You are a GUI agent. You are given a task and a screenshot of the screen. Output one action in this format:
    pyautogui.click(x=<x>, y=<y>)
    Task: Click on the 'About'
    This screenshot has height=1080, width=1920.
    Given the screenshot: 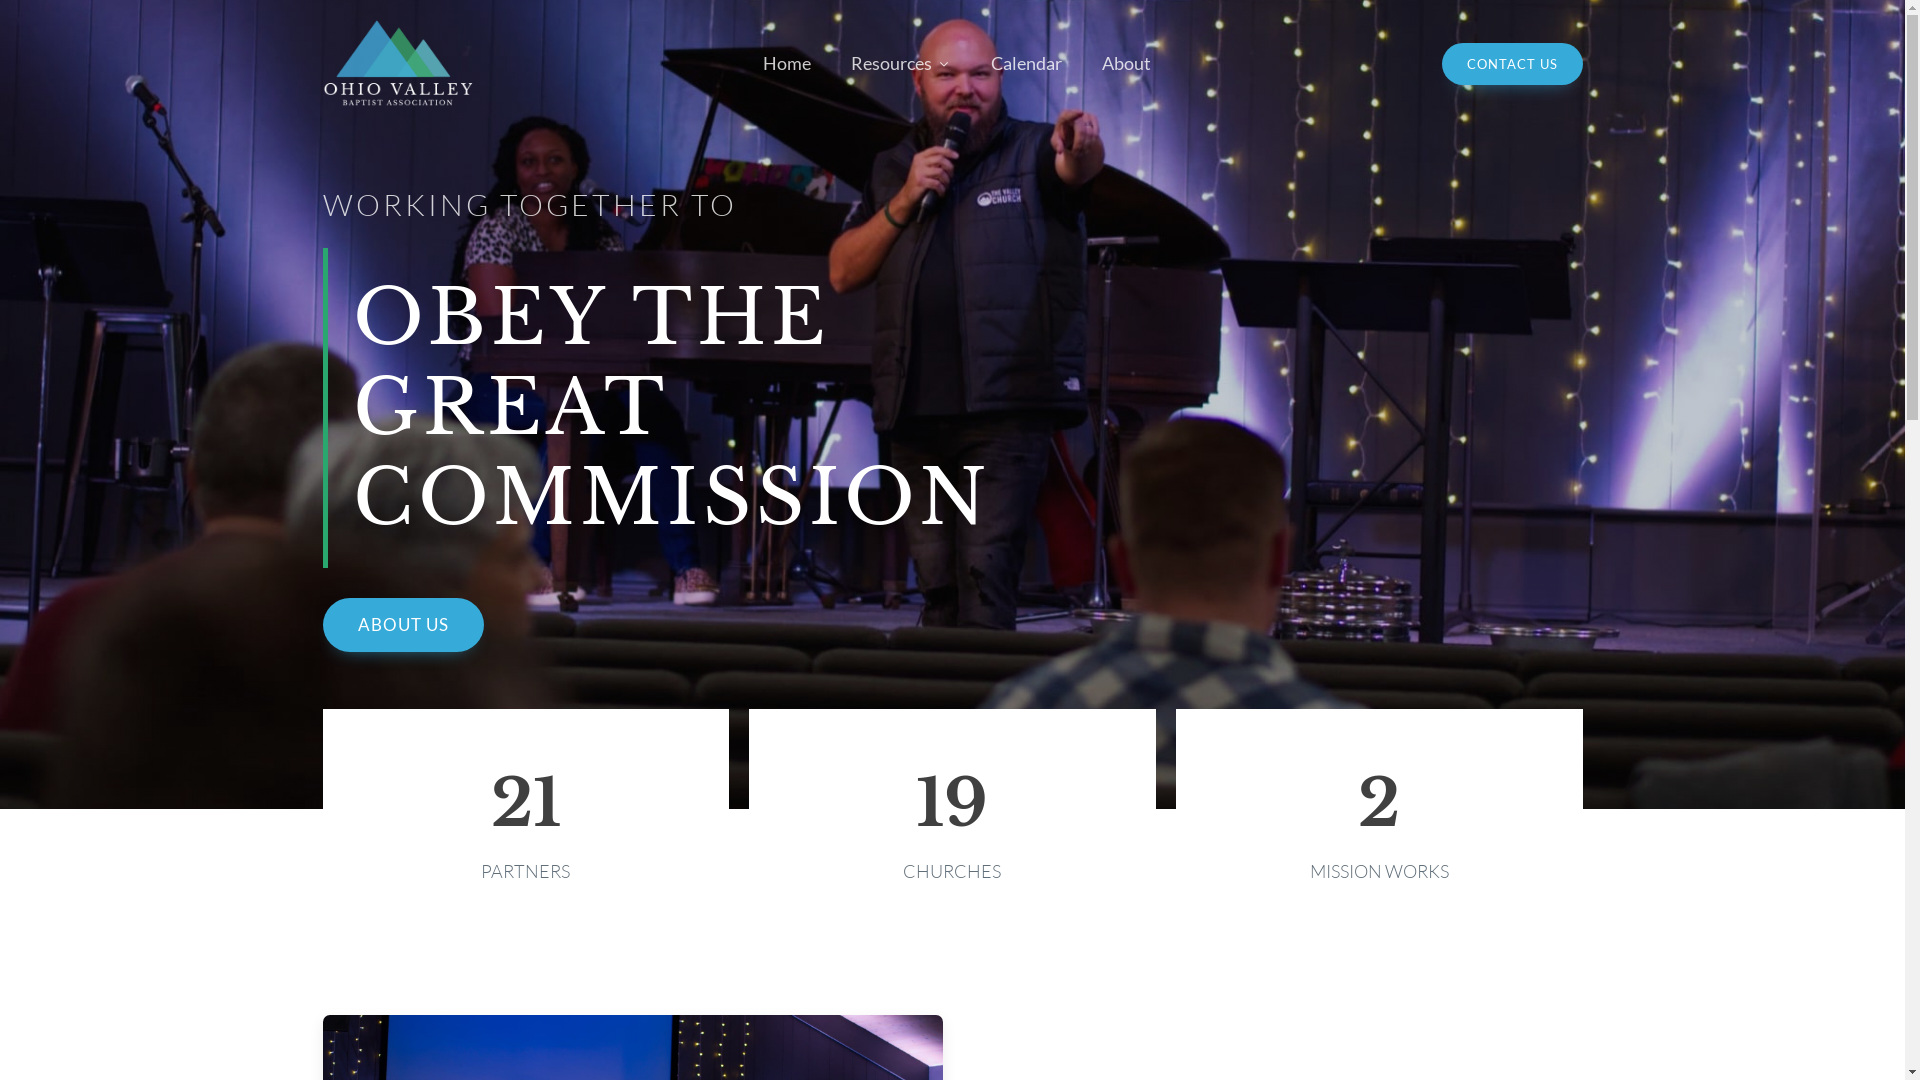 What is the action you would take?
    pyautogui.click(x=1126, y=62)
    